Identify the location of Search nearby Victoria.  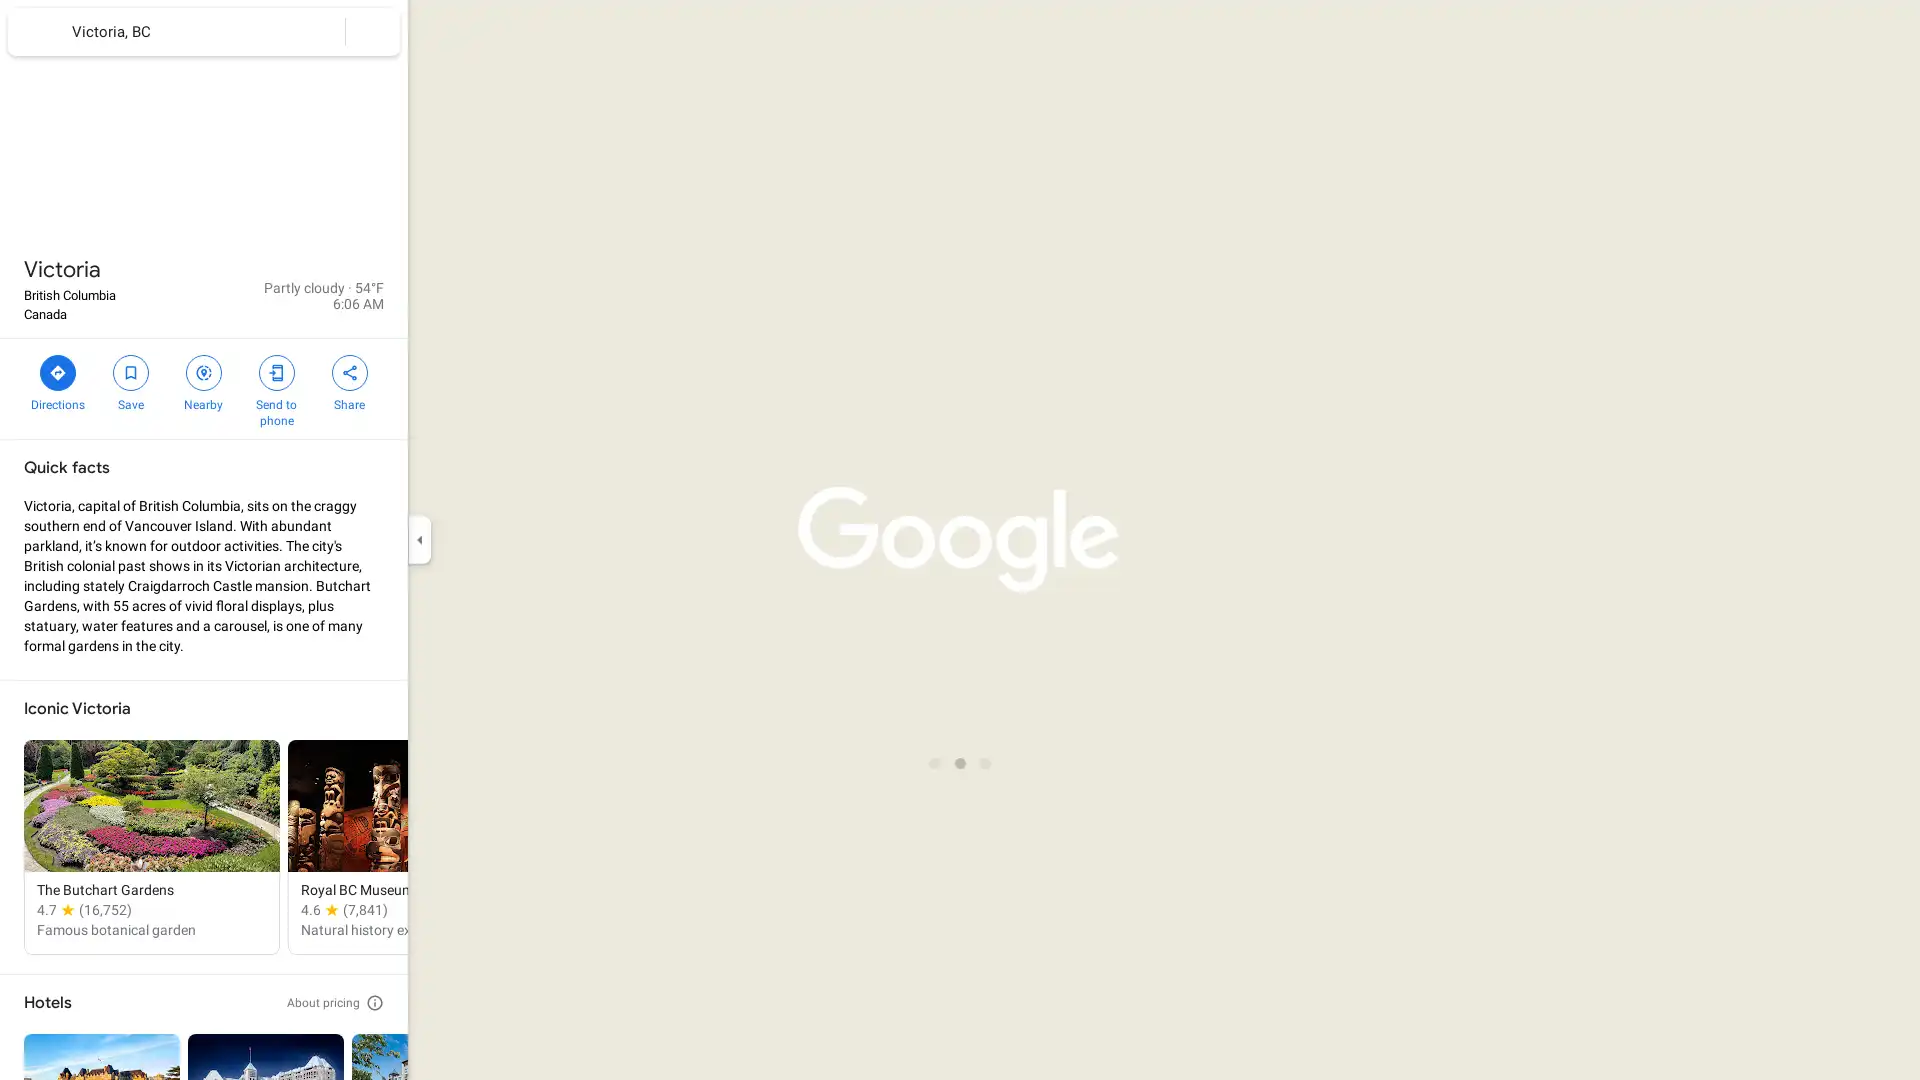
(203, 381).